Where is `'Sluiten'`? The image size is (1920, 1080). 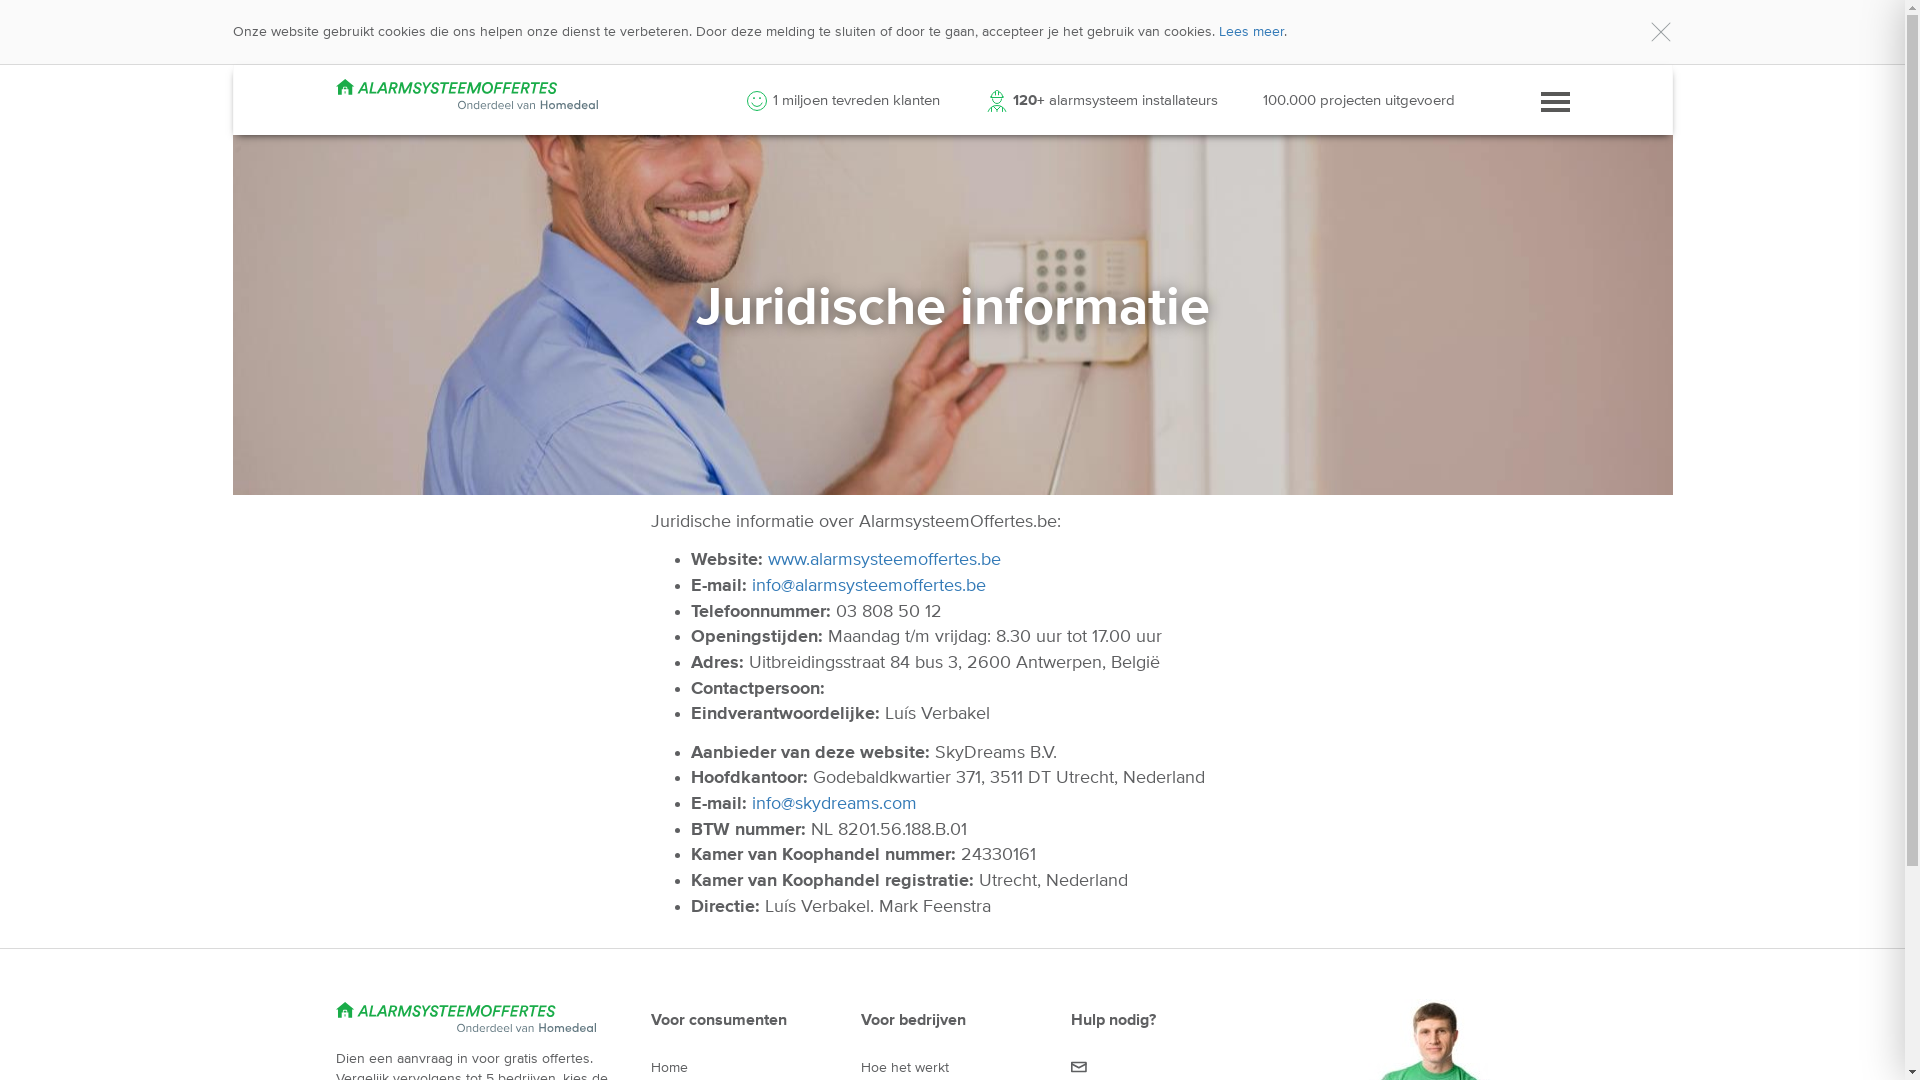 'Sluiten' is located at coordinates (1660, 31).